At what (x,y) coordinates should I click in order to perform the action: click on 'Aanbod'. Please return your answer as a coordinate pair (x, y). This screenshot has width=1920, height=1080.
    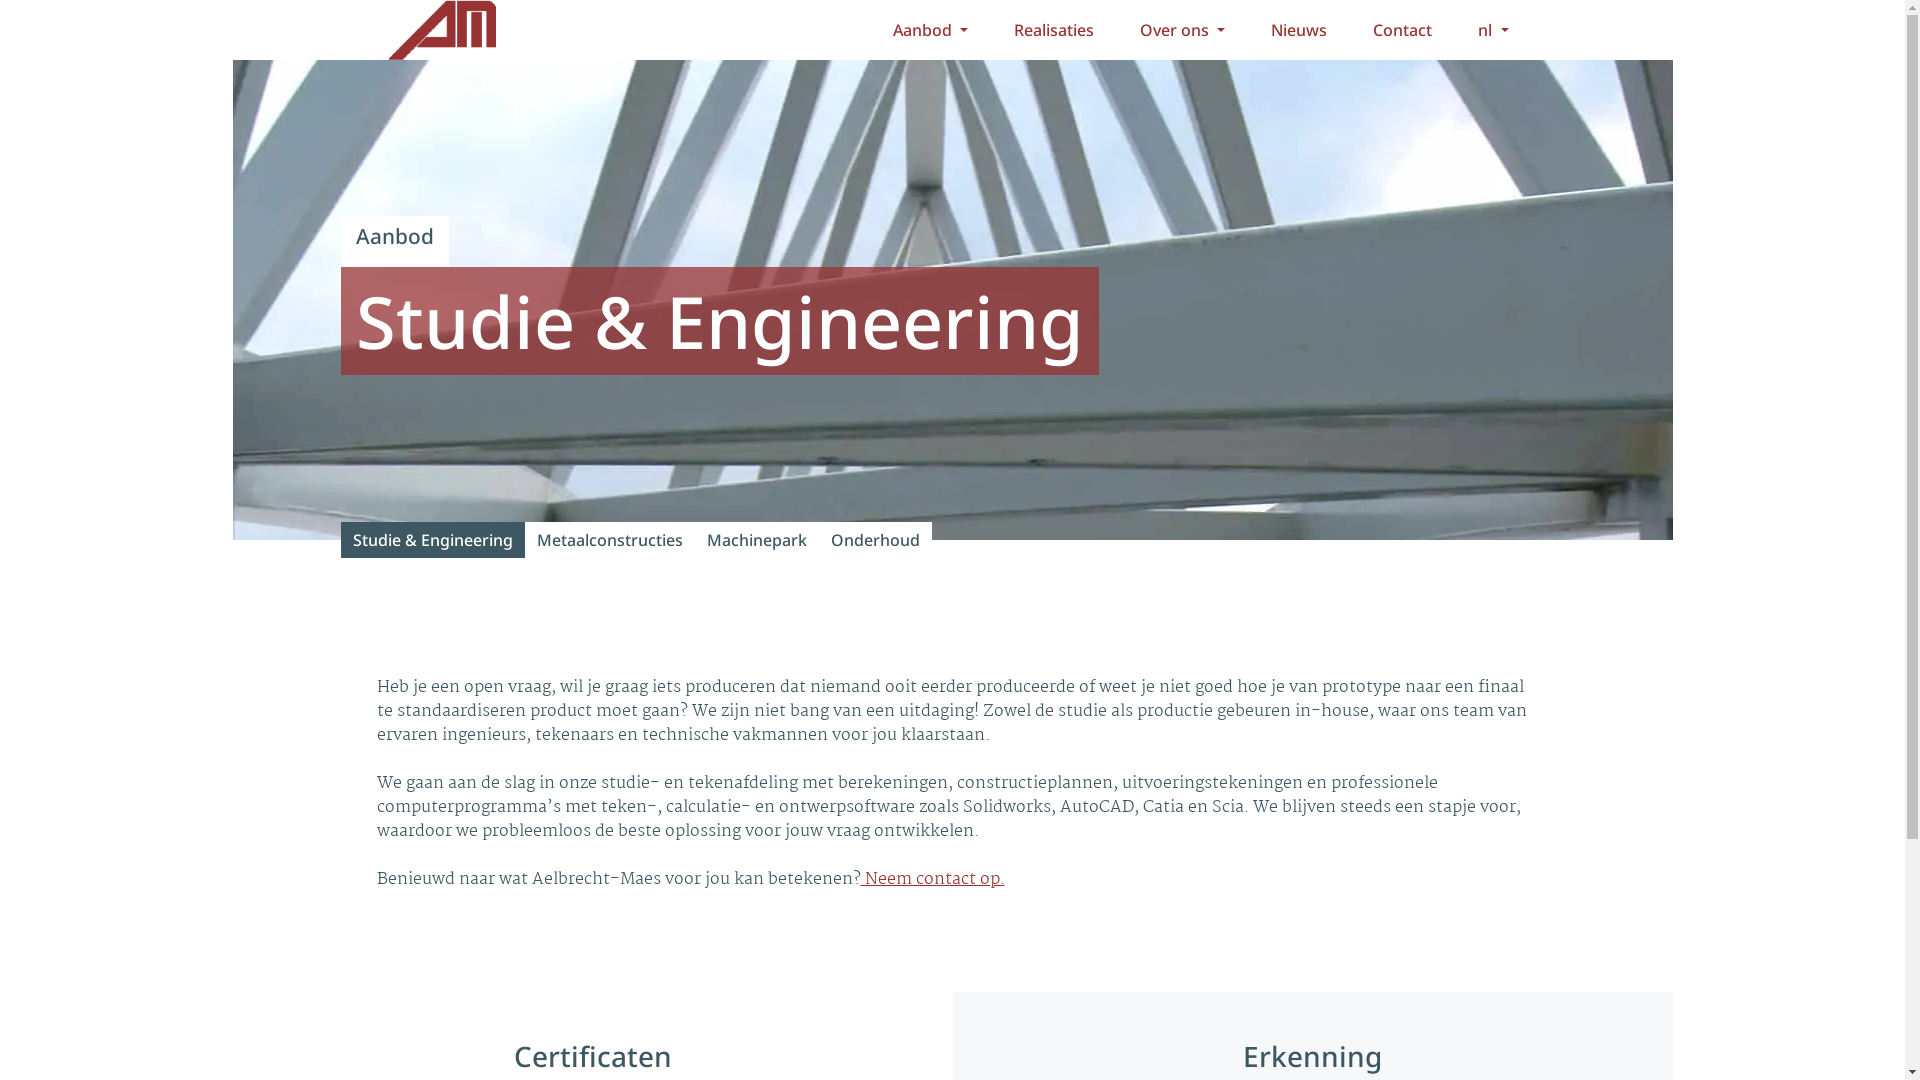
    Looking at the image, I should click on (929, 30).